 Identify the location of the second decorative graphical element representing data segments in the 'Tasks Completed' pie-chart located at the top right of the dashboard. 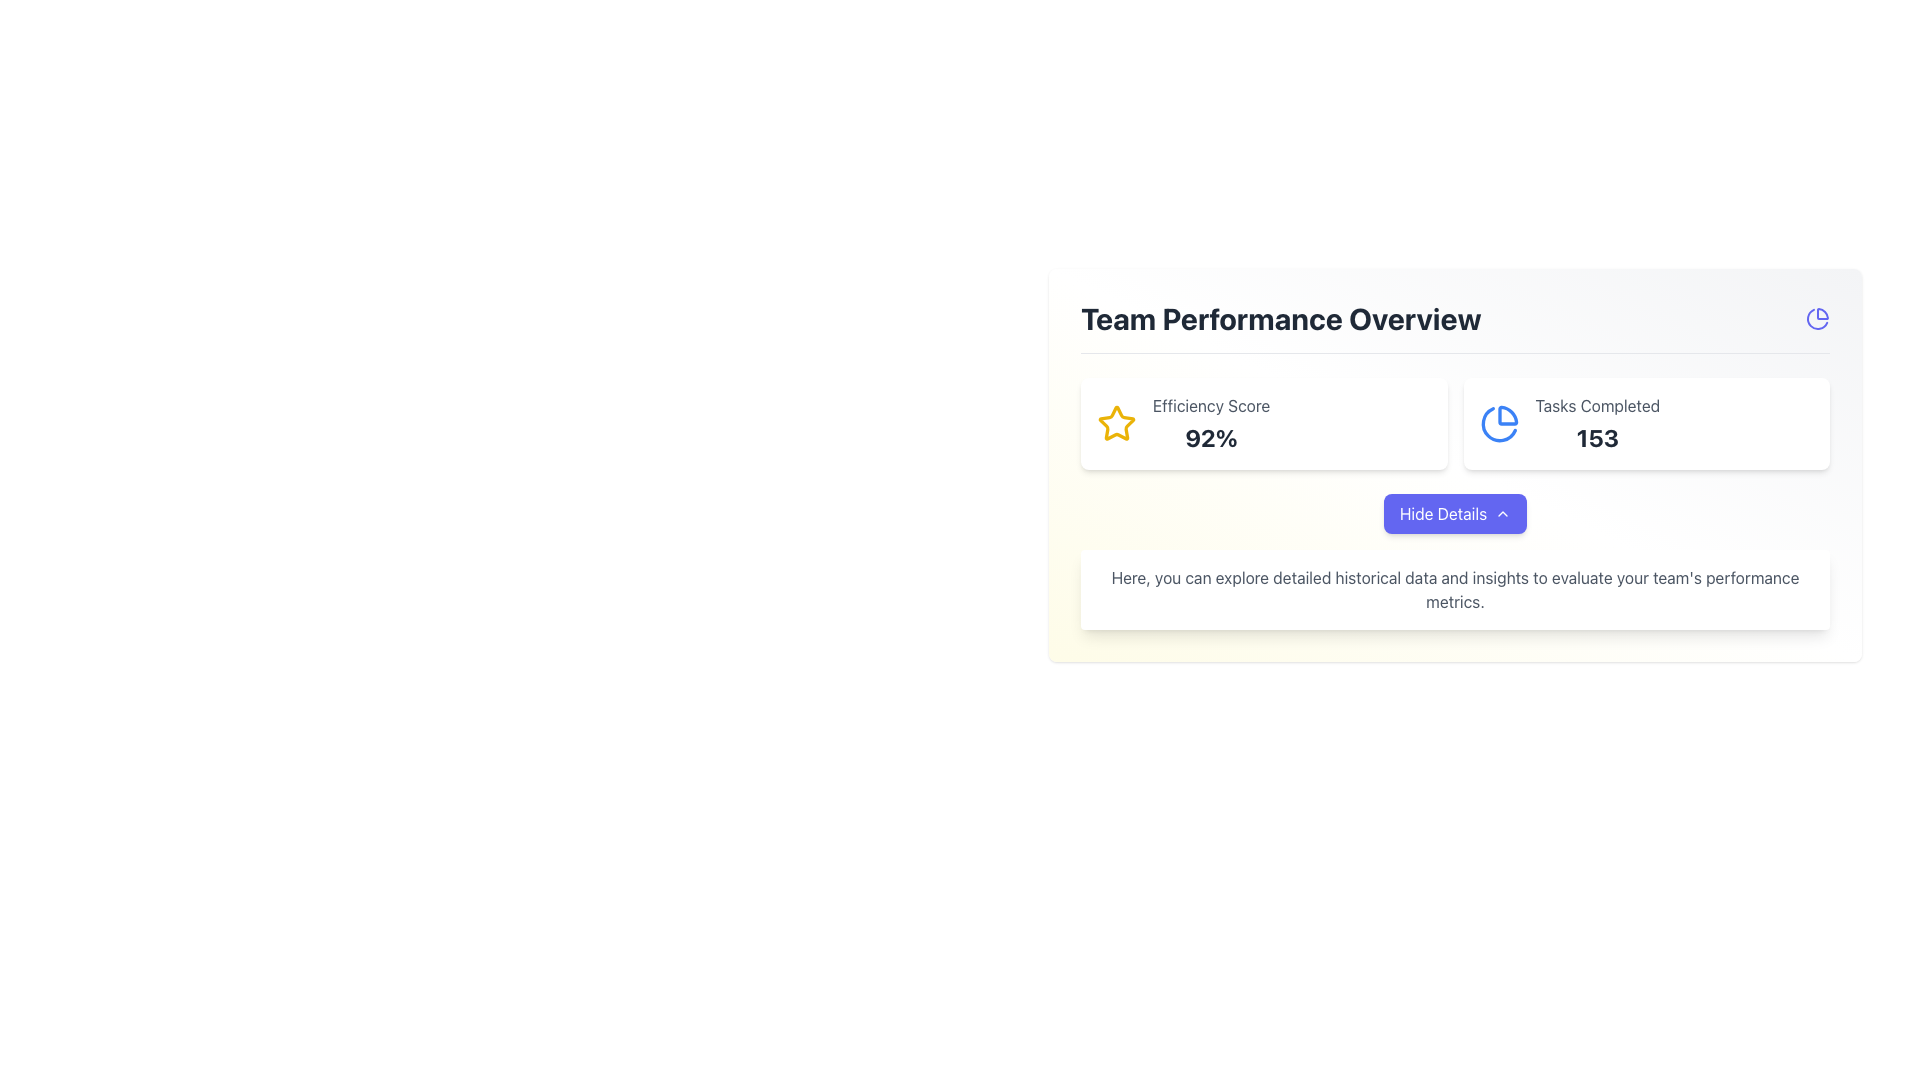
(1498, 423).